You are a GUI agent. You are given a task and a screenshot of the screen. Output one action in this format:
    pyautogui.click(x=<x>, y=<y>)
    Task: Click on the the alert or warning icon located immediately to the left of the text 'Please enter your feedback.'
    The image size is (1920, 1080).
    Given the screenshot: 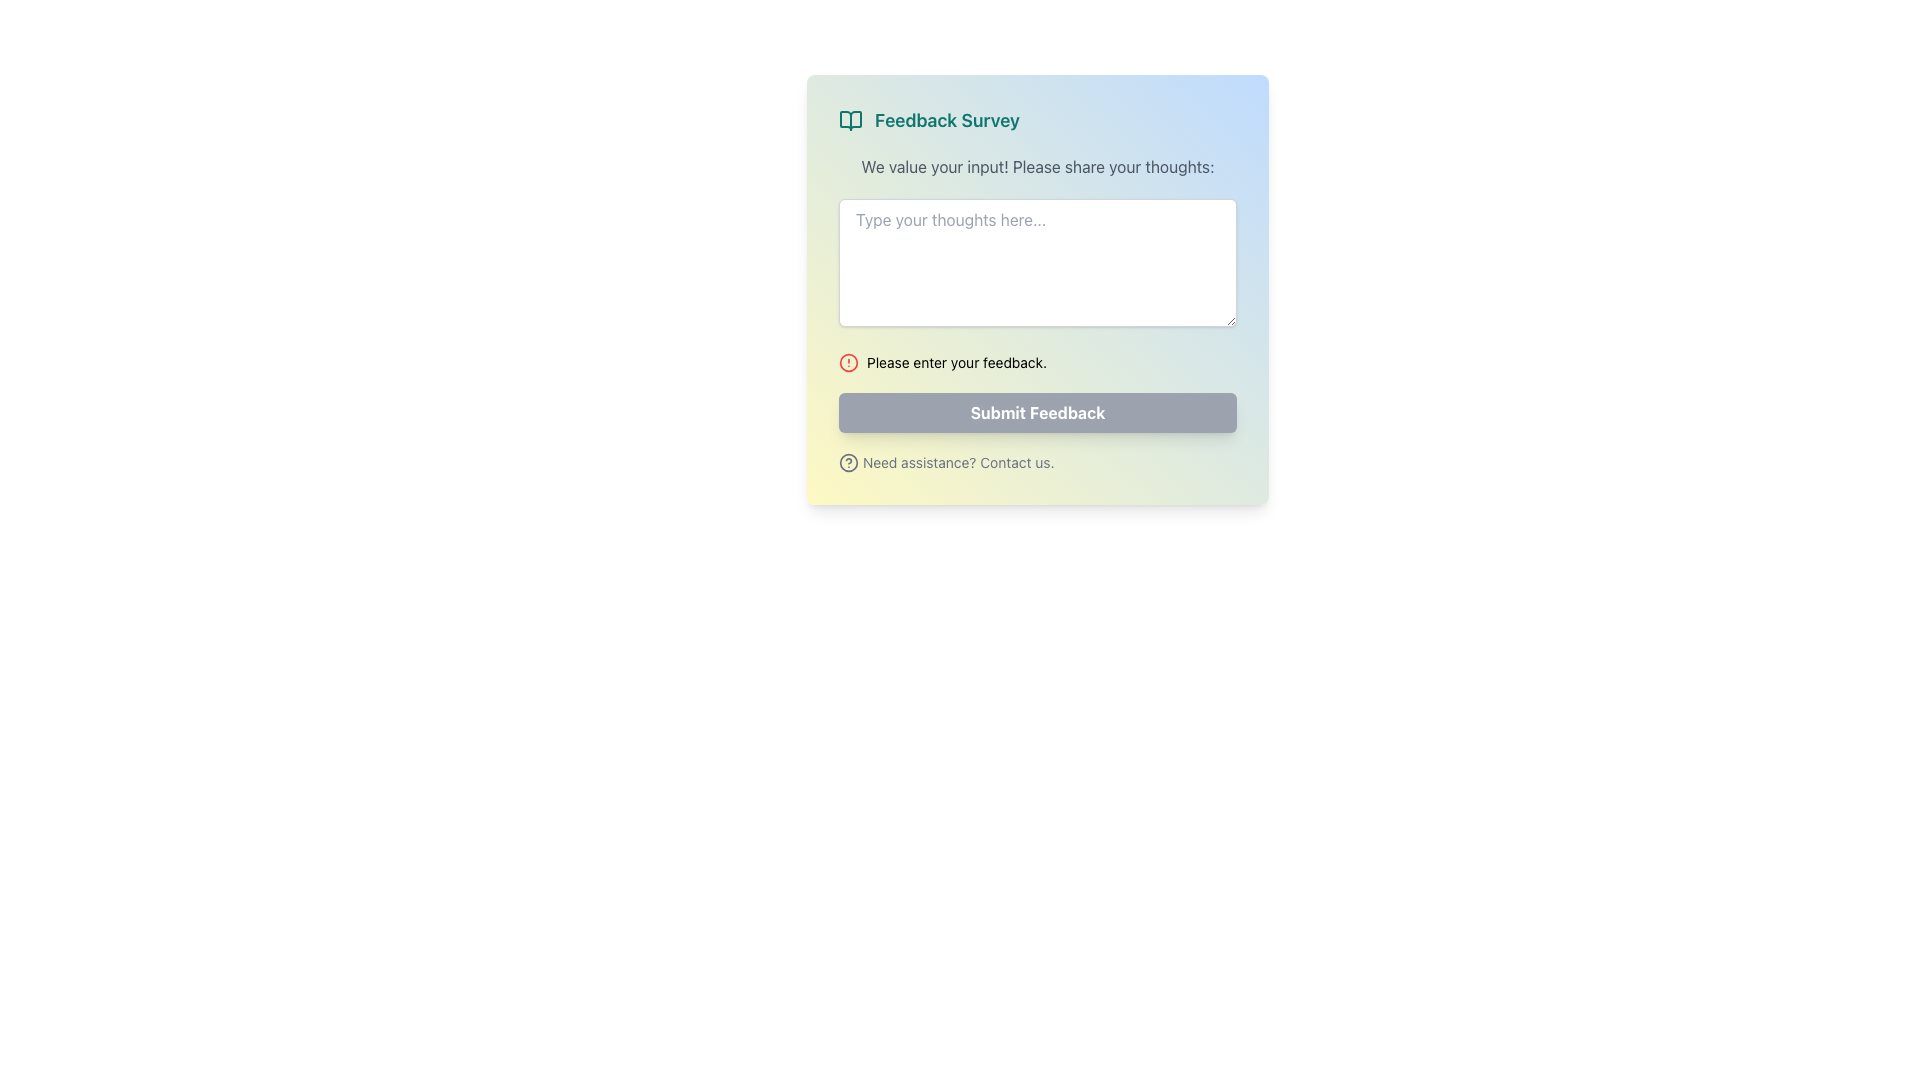 What is the action you would take?
    pyautogui.click(x=849, y=362)
    